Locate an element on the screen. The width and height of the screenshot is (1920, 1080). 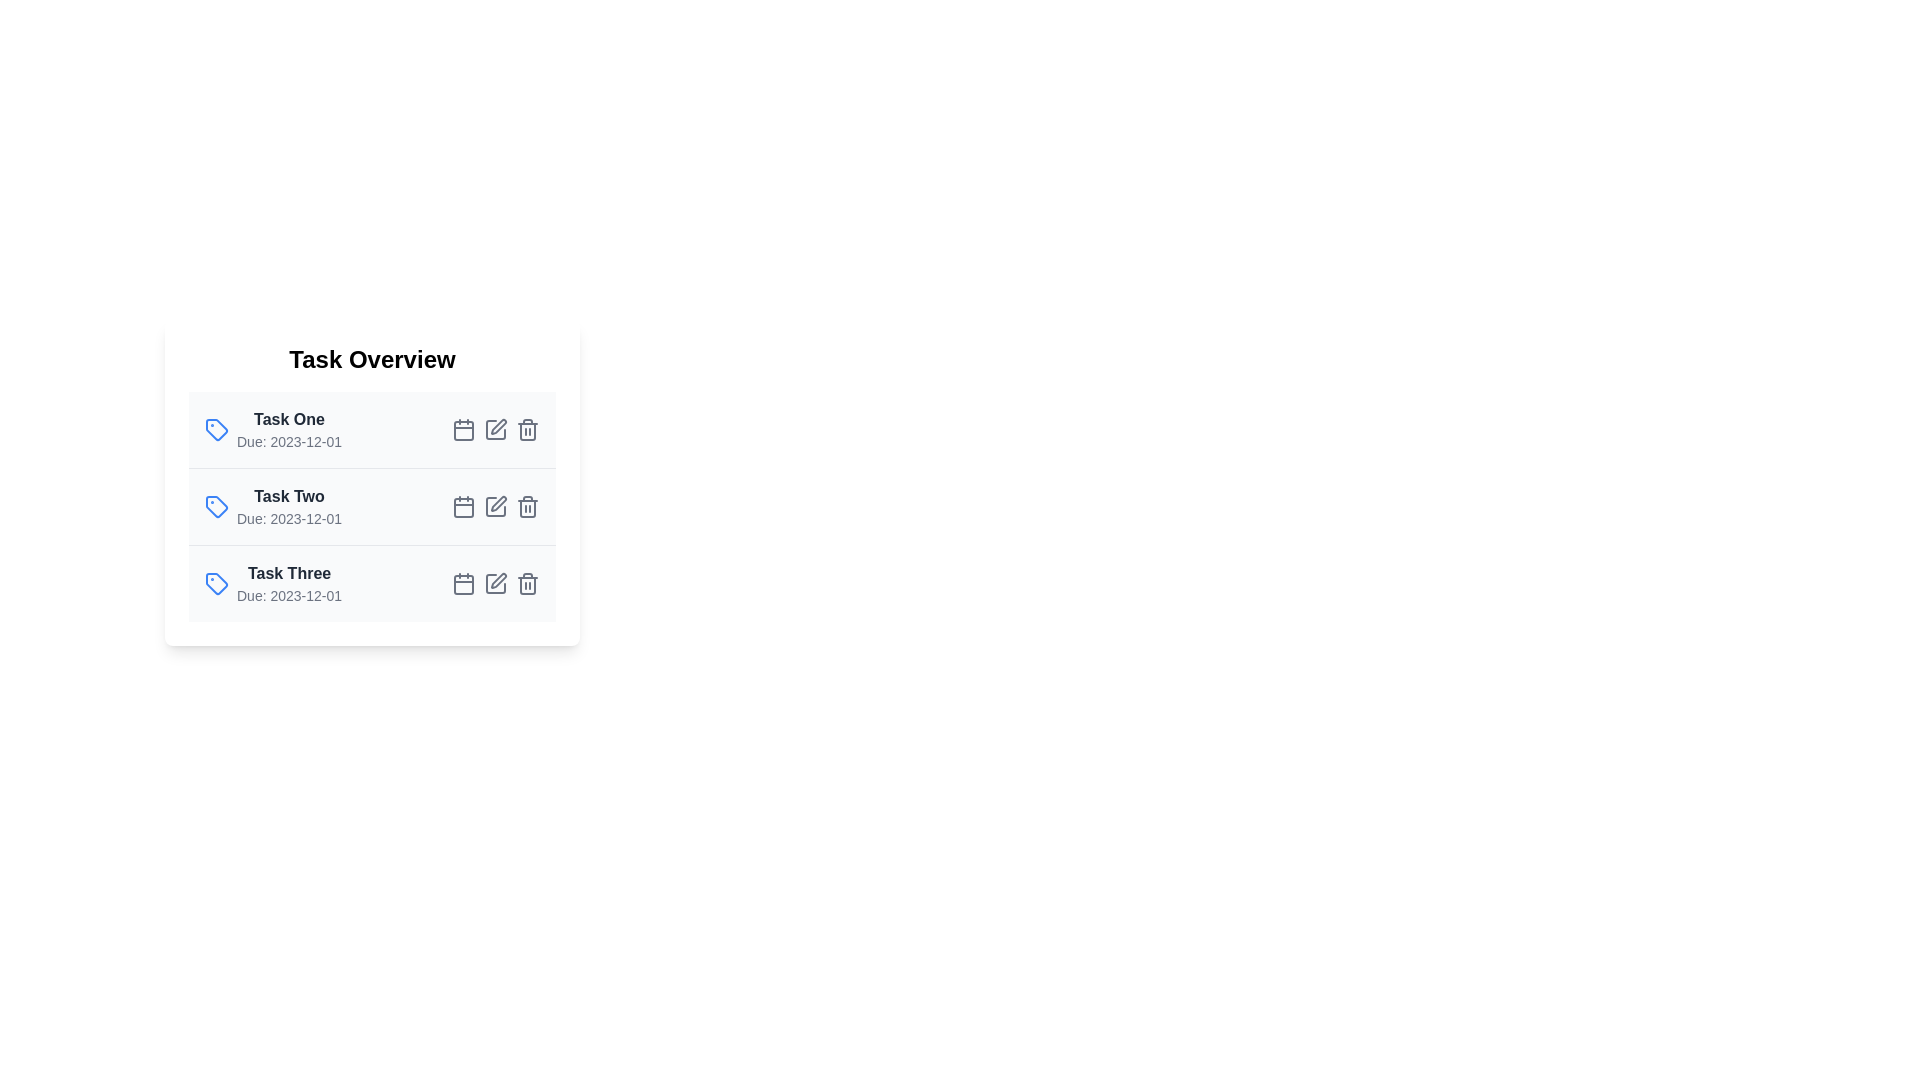
the pen icon button within the action icon group for 'Task One' to observe its hover state change to green is located at coordinates (495, 428).